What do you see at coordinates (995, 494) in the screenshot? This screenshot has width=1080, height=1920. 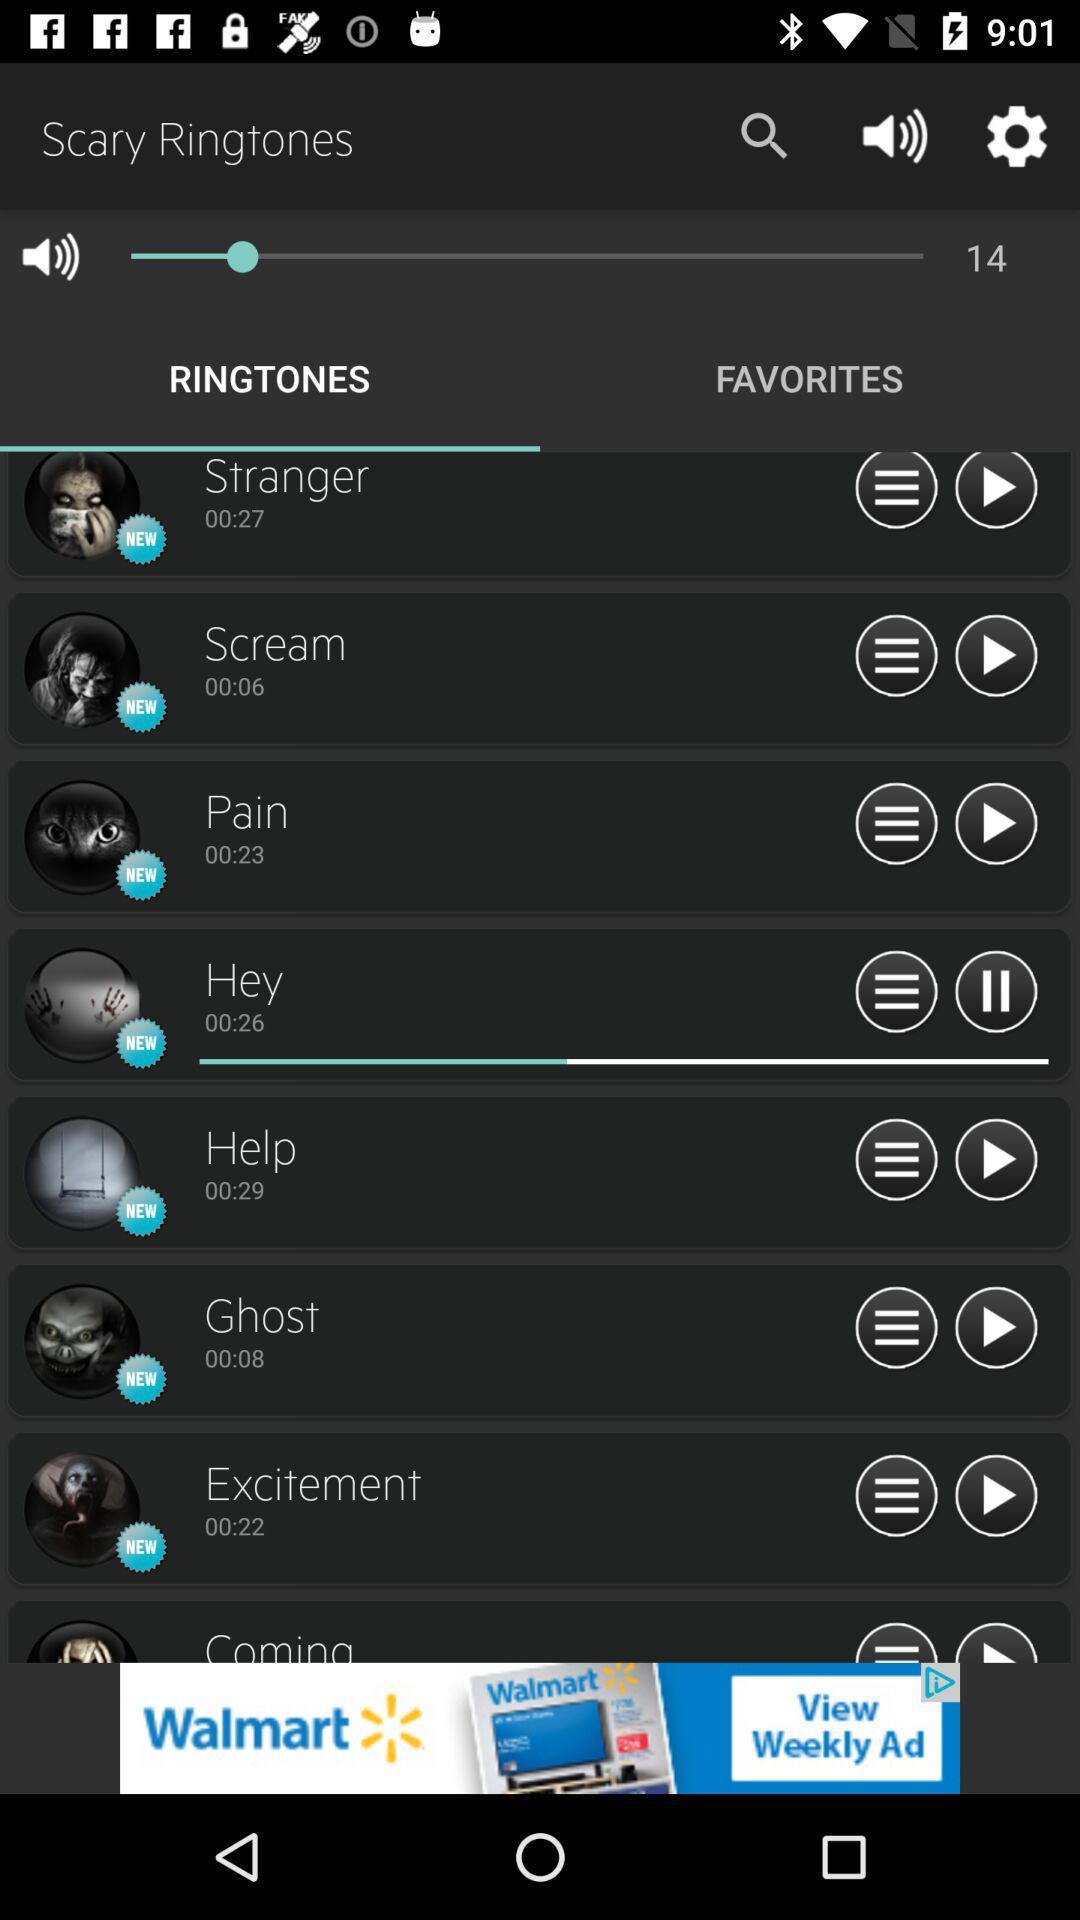 I see `song` at bounding box center [995, 494].